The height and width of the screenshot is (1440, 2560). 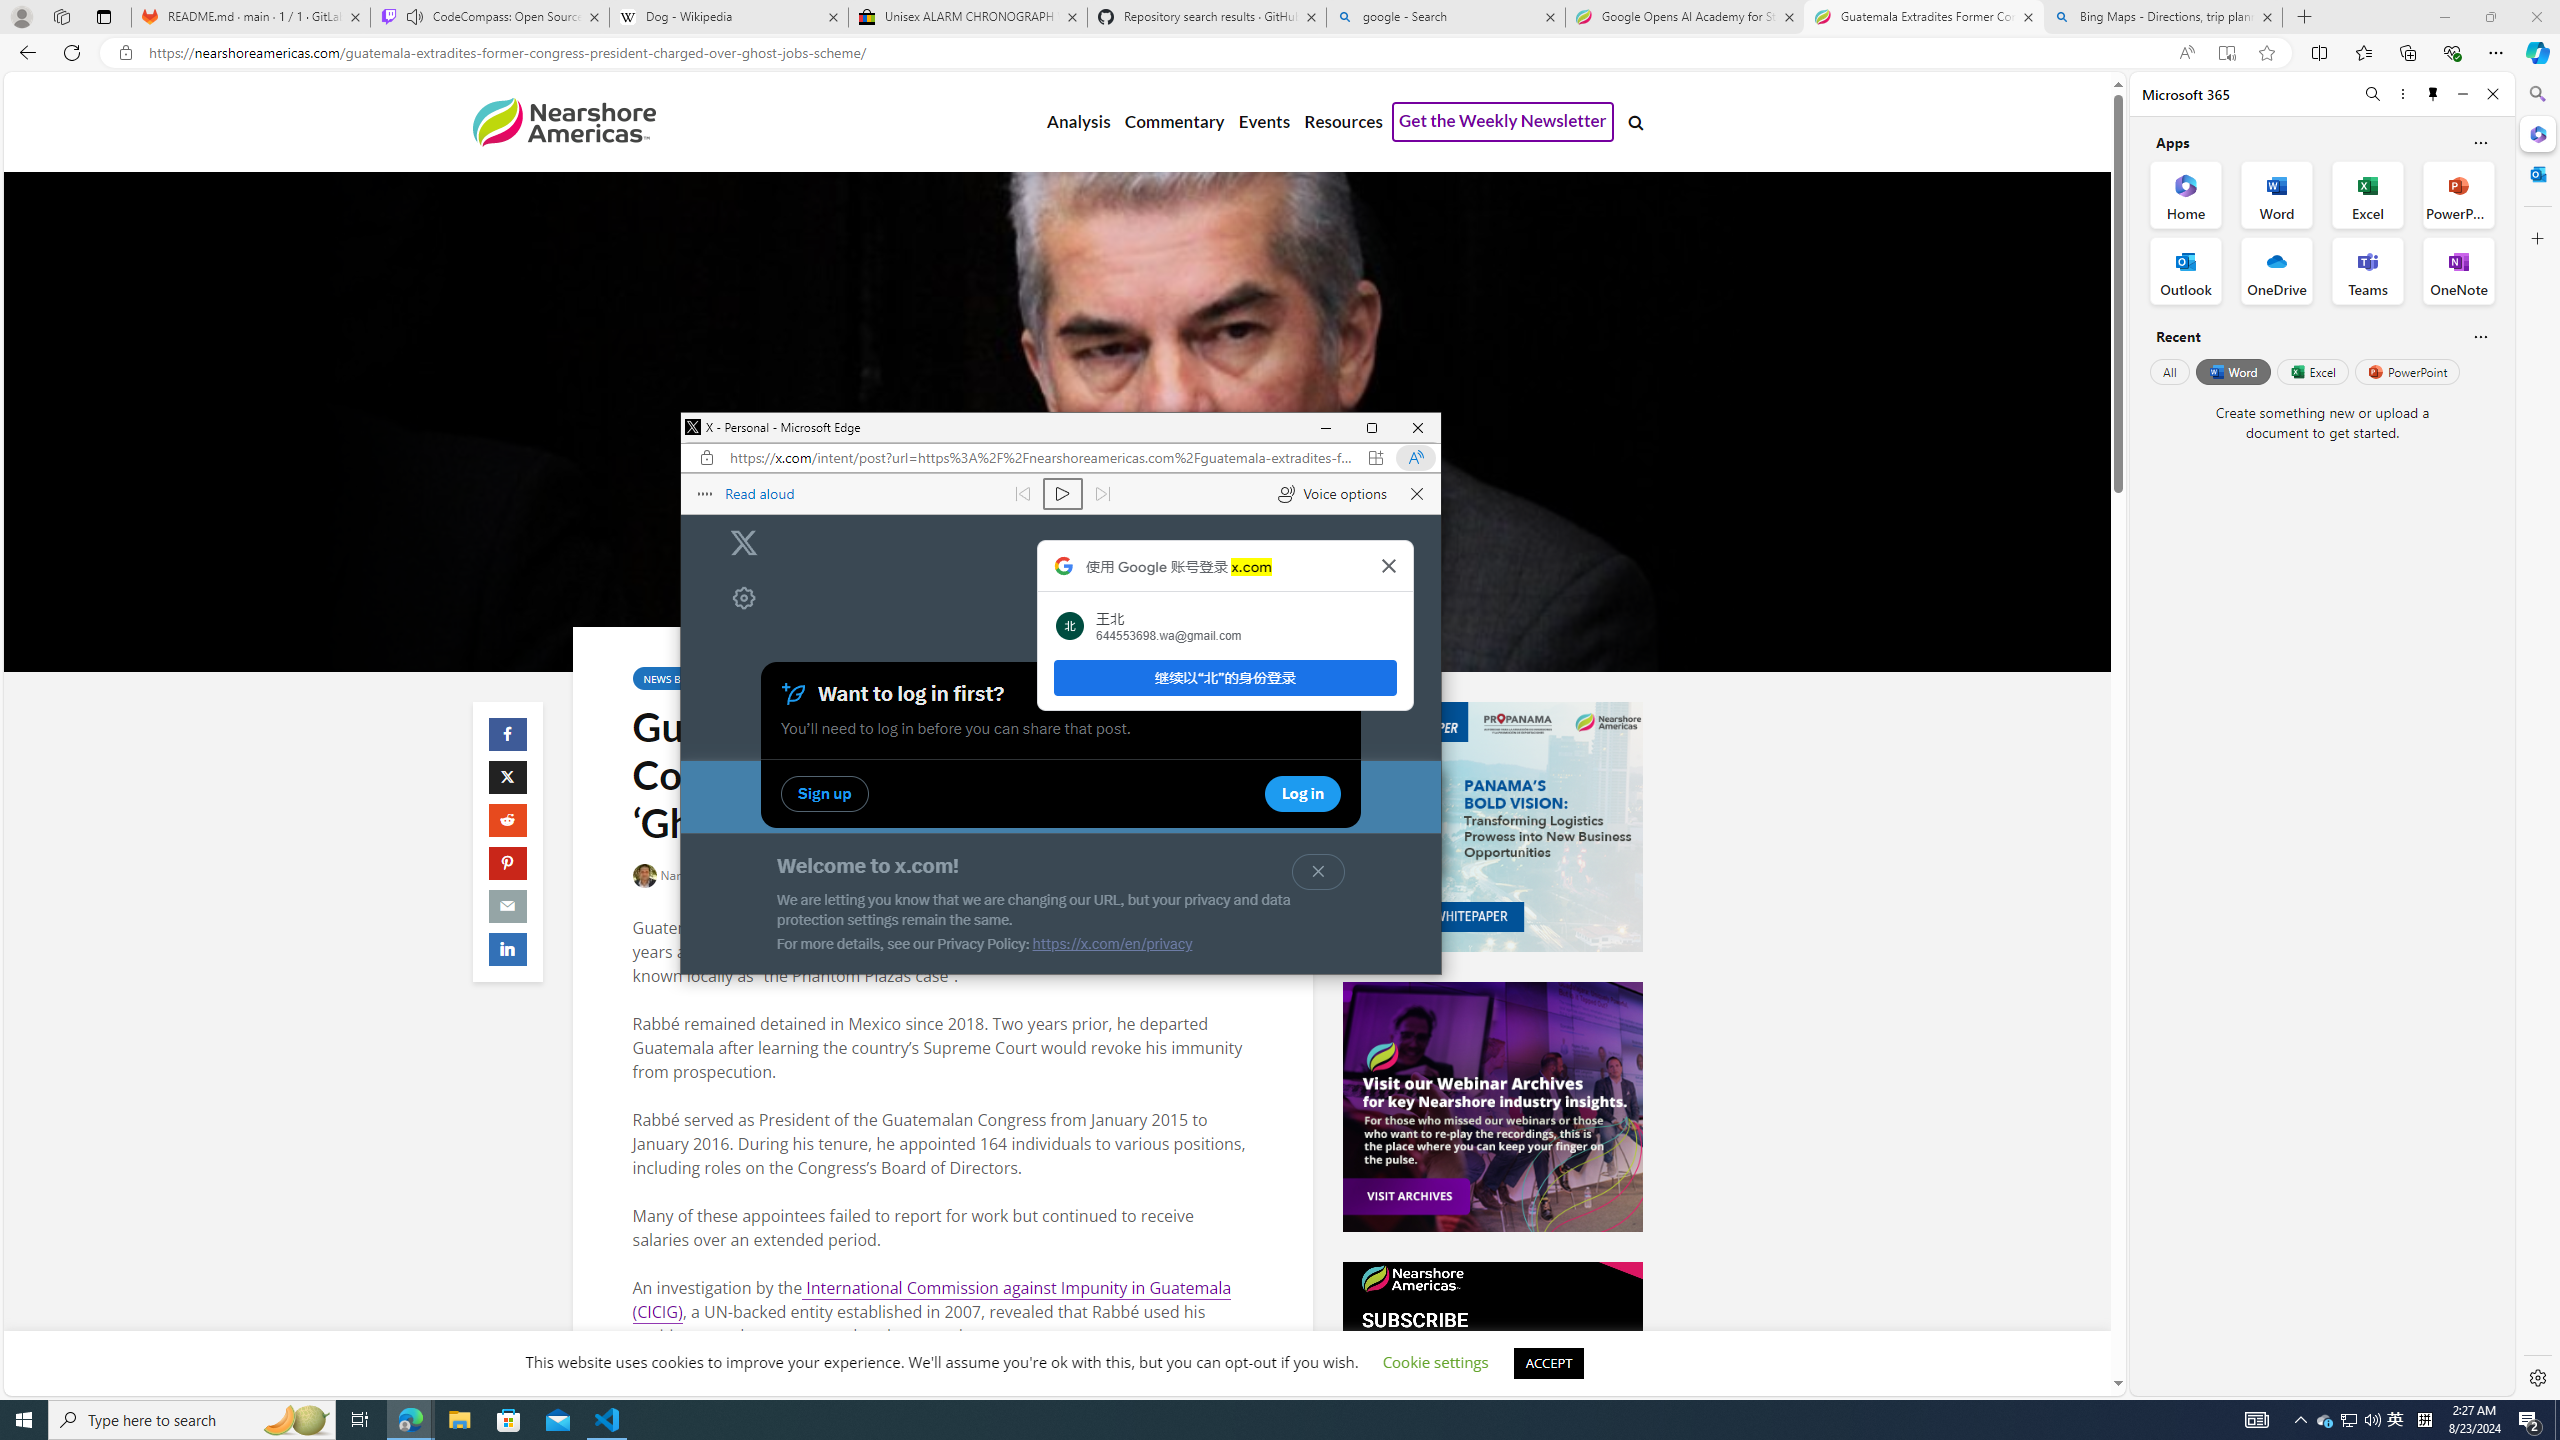 What do you see at coordinates (2185, 195) in the screenshot?
I see `'Home Office App'` at bounding box center [2185, 195].